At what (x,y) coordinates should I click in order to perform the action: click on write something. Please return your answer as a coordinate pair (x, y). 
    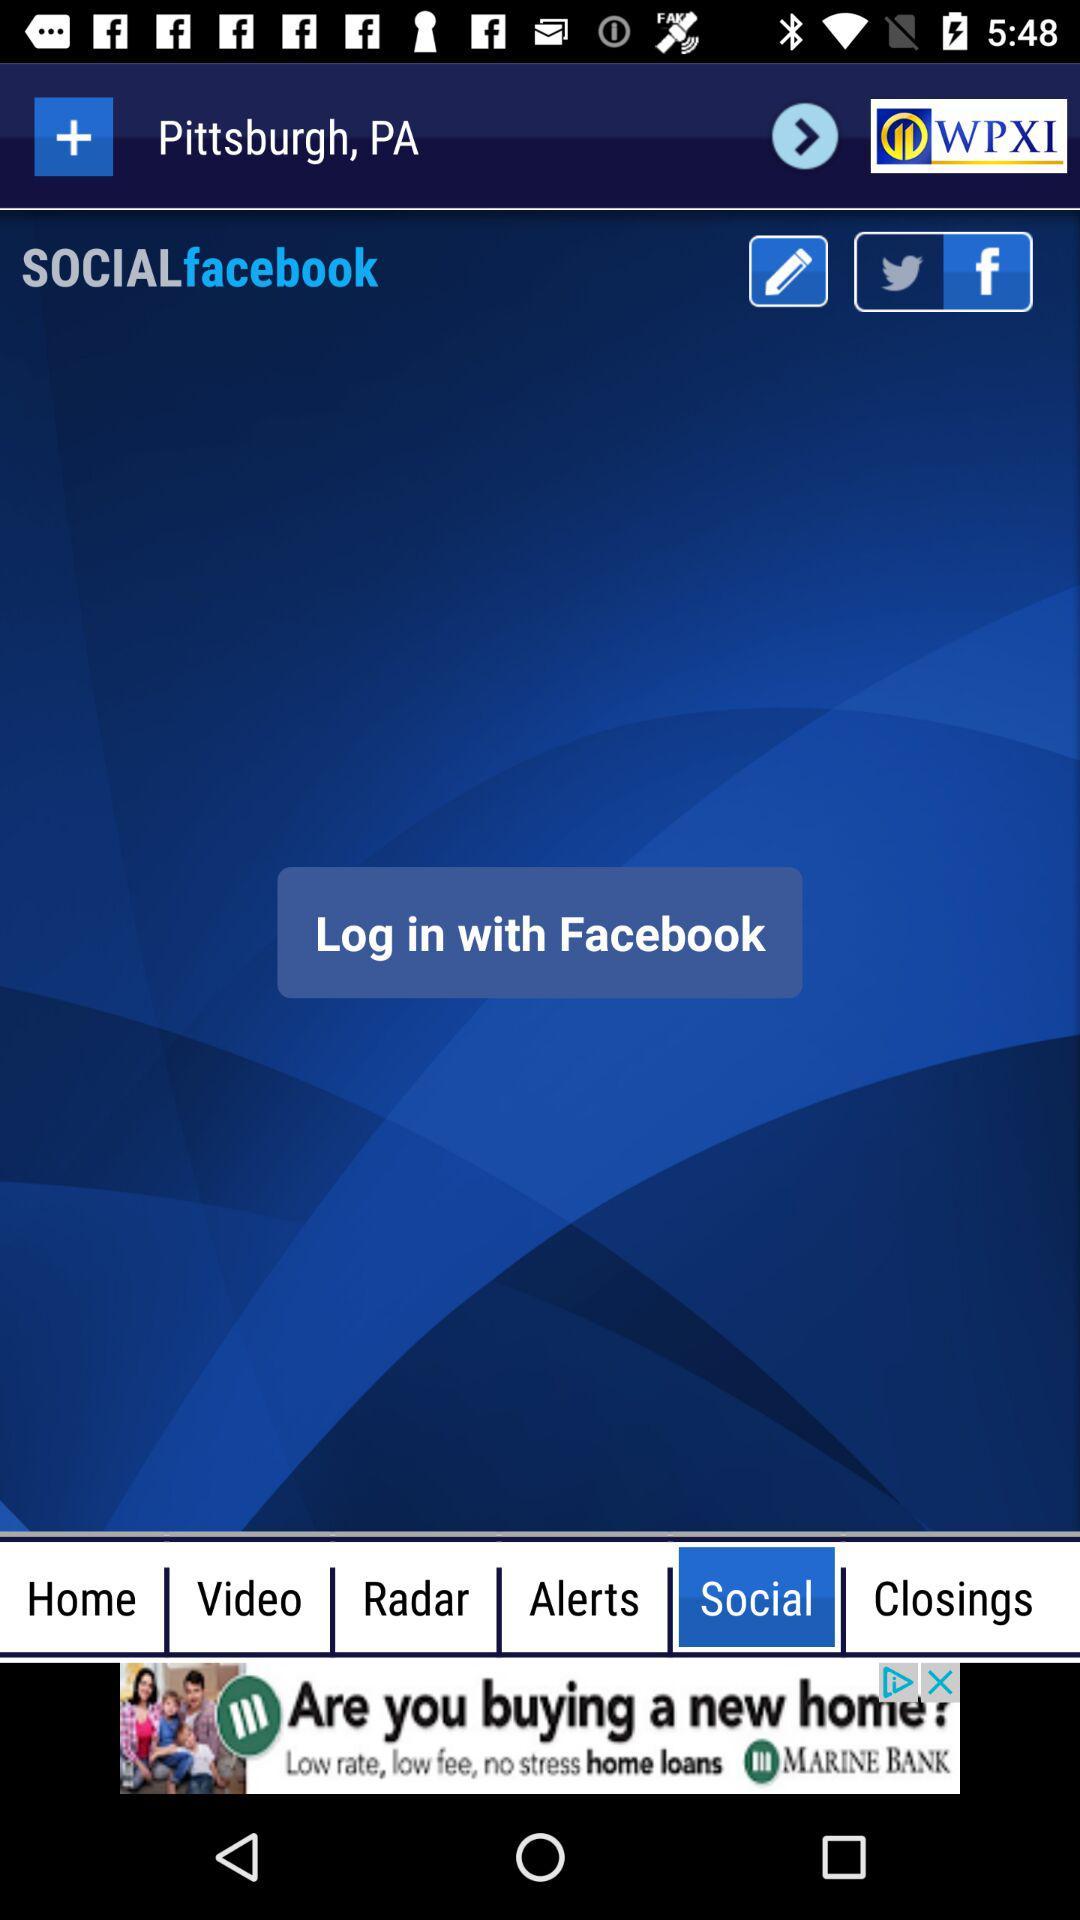
    Looking at the image, I should click on (787, 270).